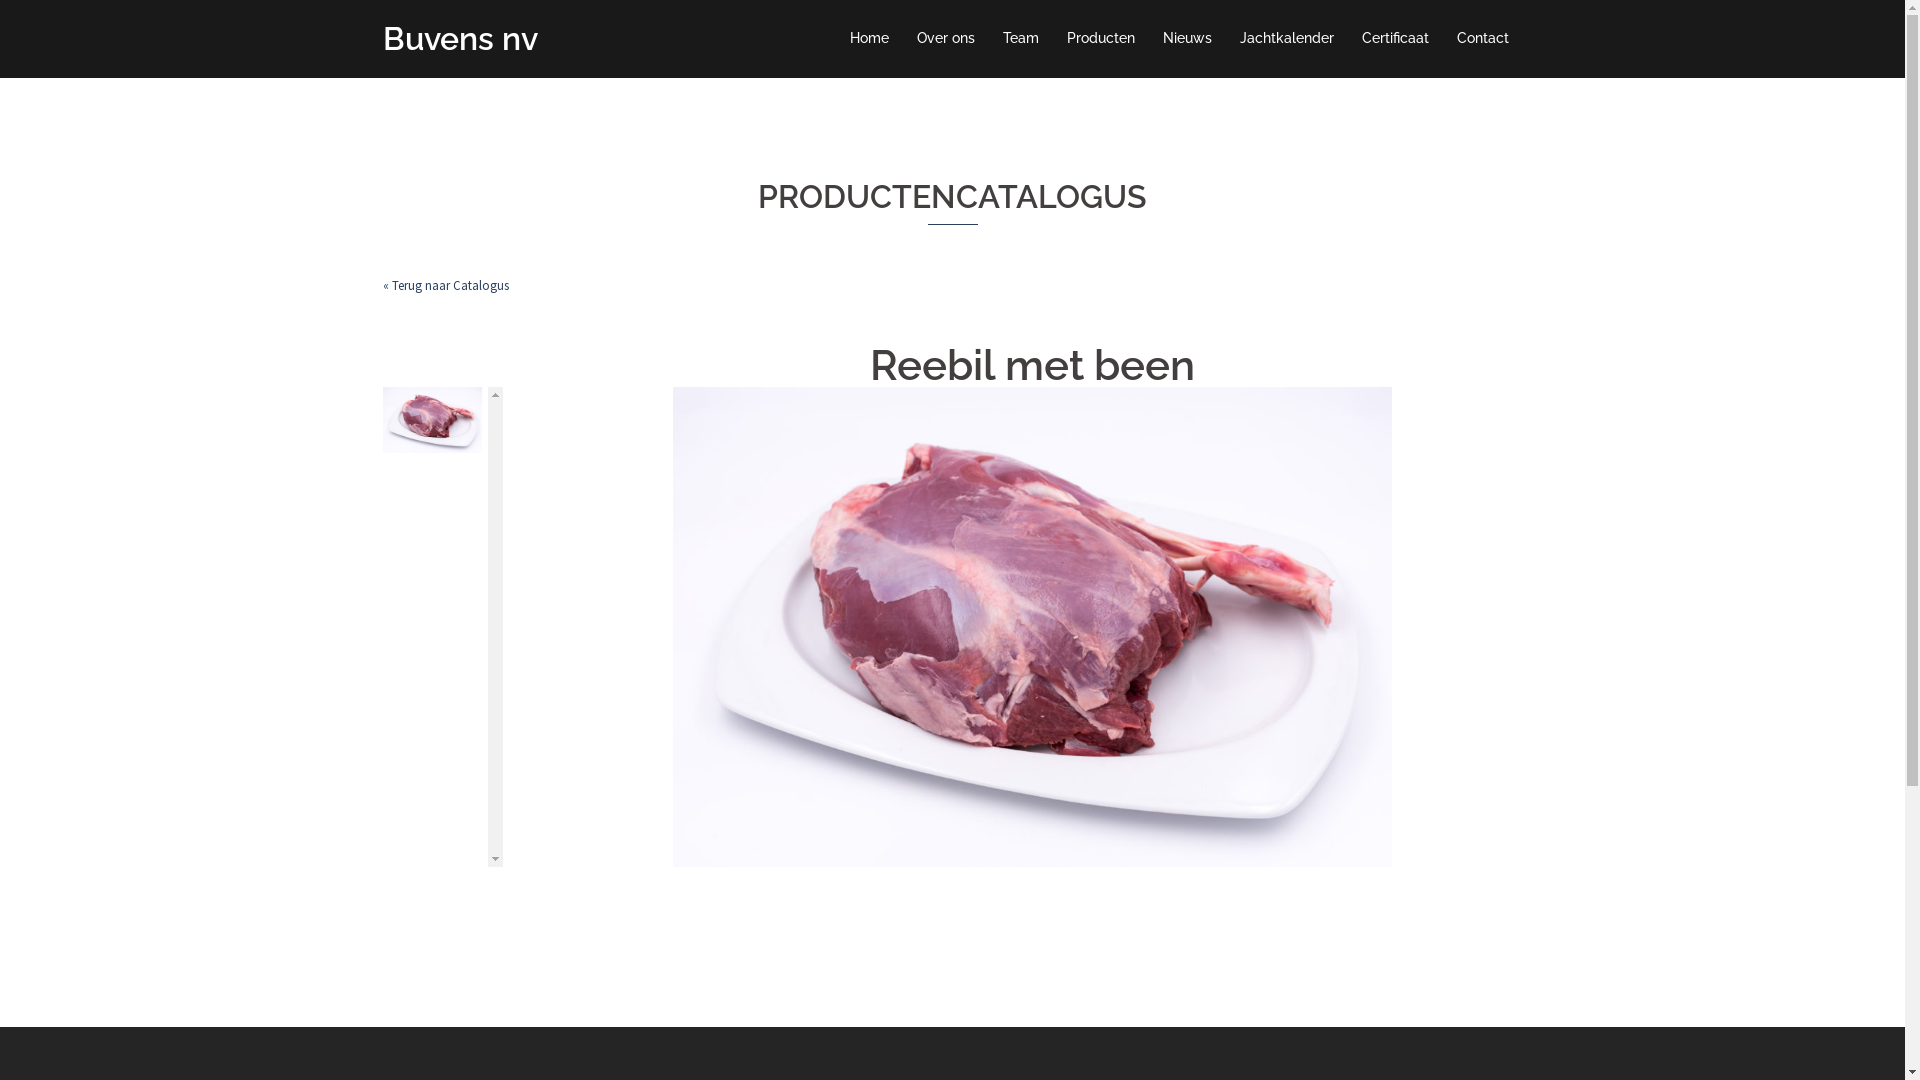 This screenshot has width=1920, height=1080. I want to click on 'Buvens nv', so click(458, 38).